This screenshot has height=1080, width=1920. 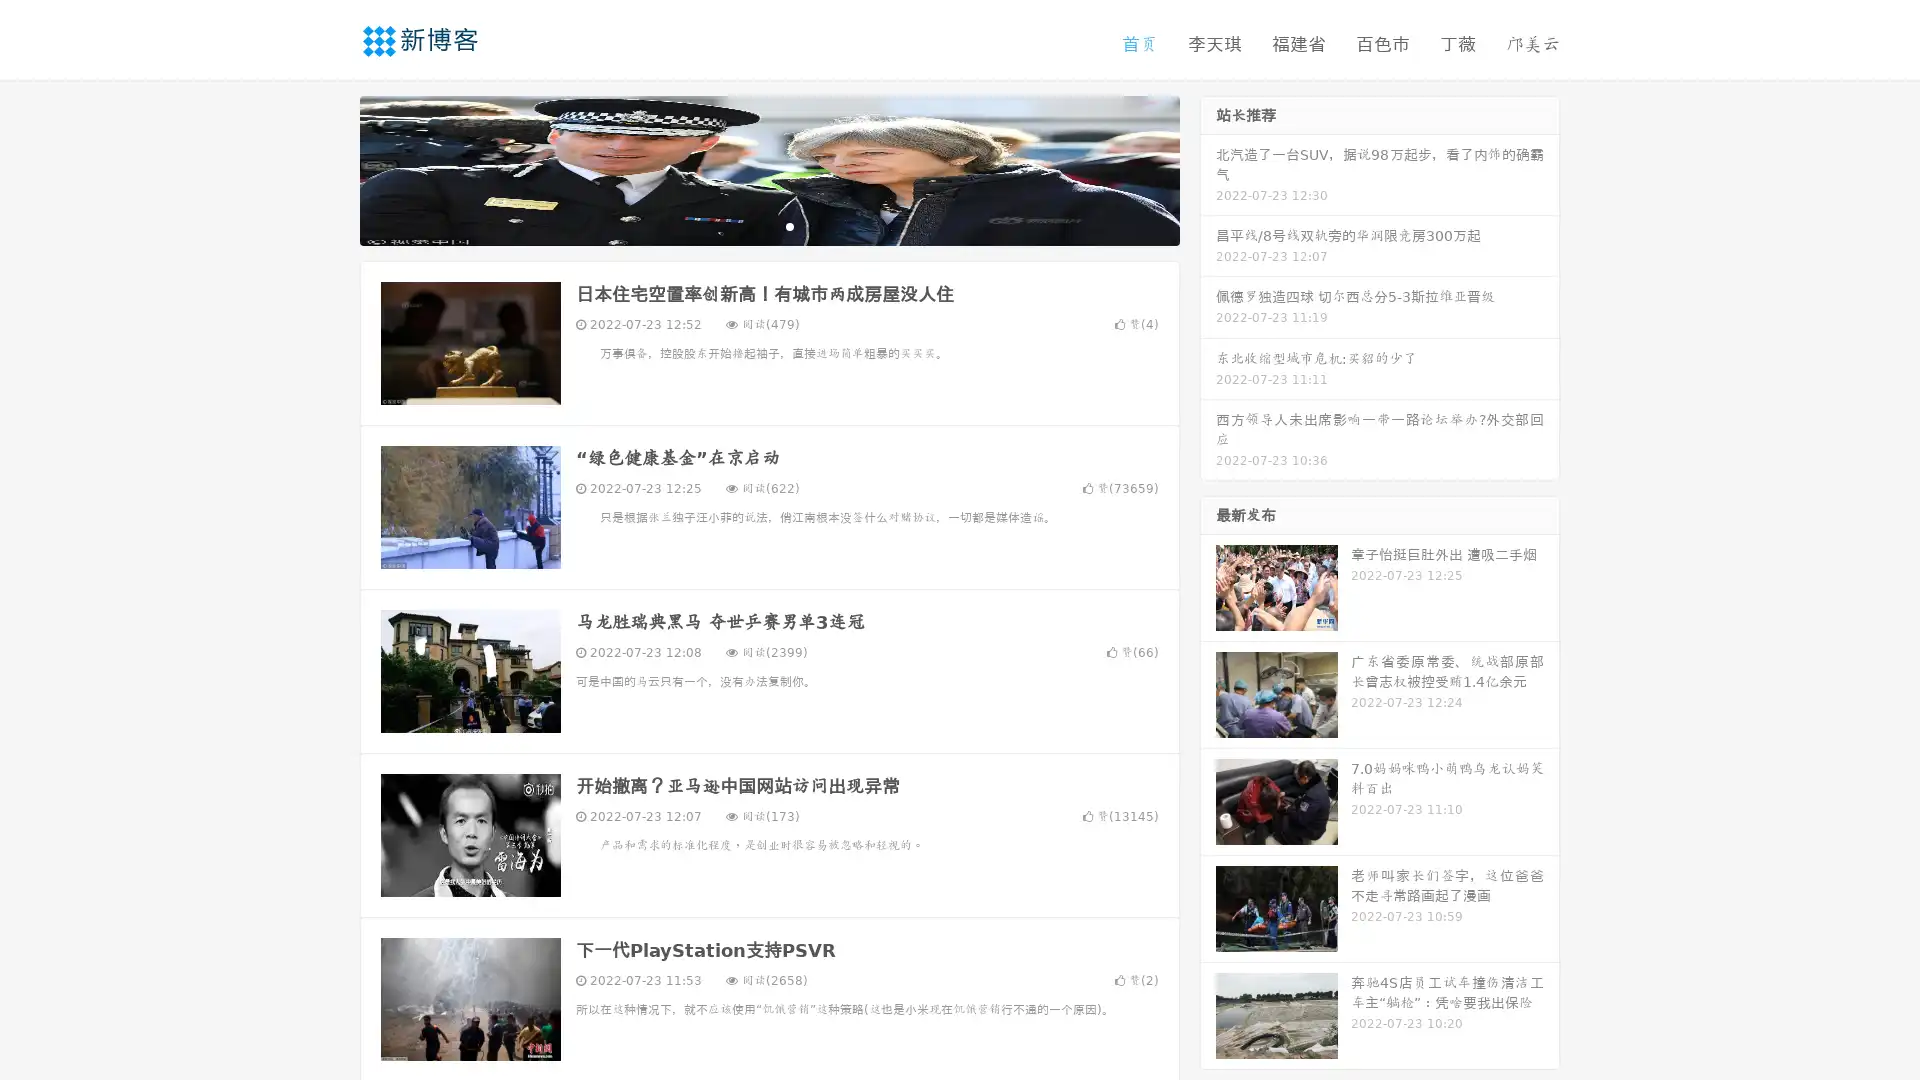 I want to click on Previous slide, so click(x=330, y=168).